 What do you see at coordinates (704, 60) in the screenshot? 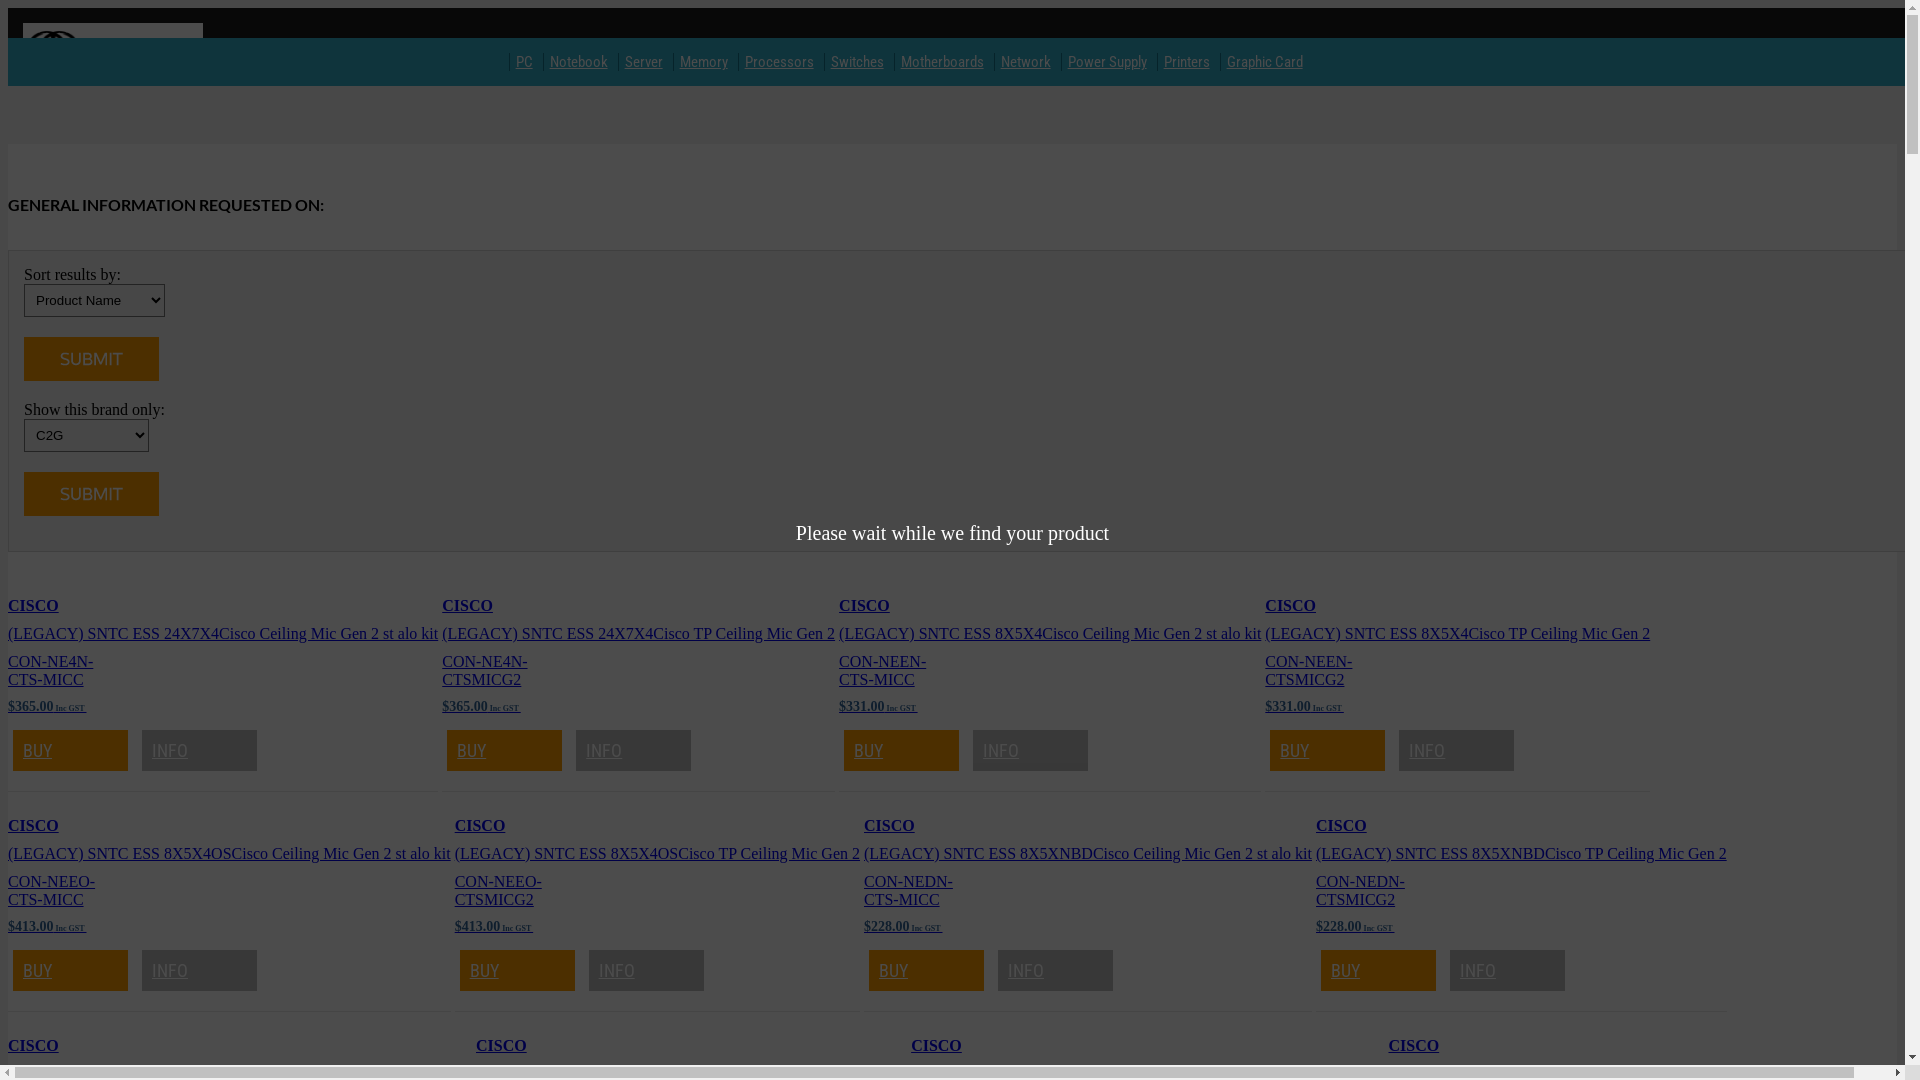
I see `'Memory'` at bounding box center [704, 60].